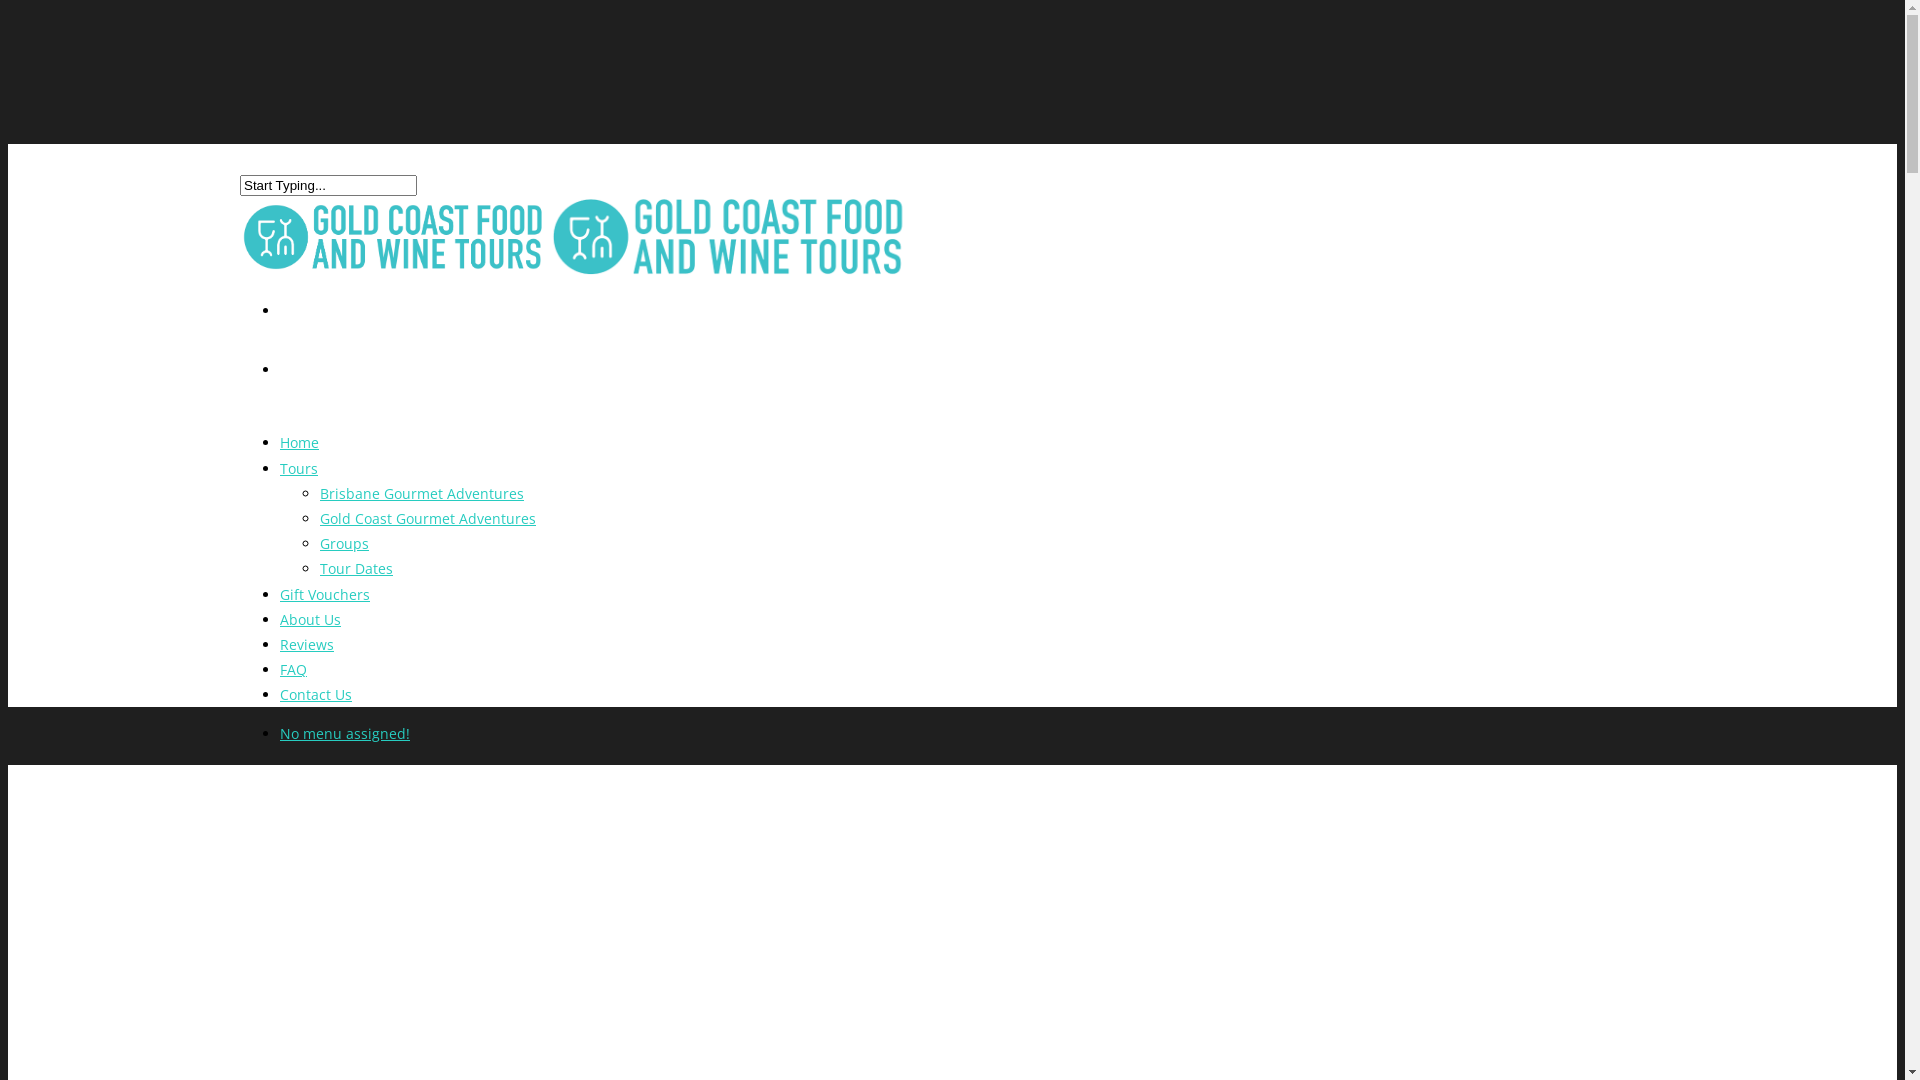 The height and width of the screenshot is (1080, 1920). Describe the element at coordinates (356, 568) in the screenshot. I see `'Tour Dates'` at that location.